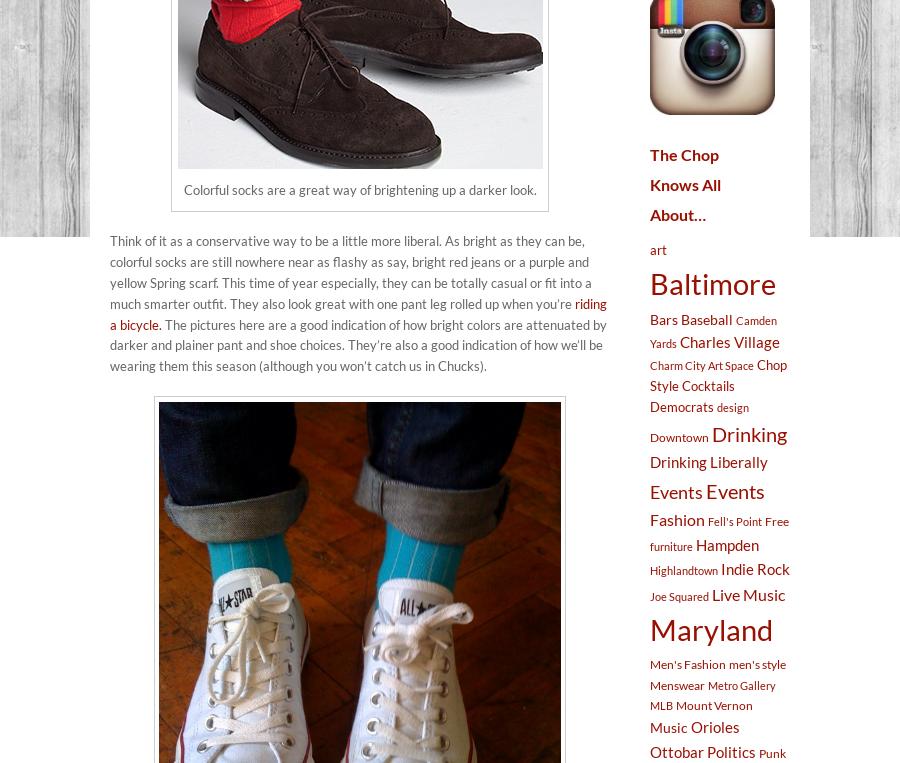 The image size is (900, 763). I want to click on 'Drinking', so click(748, 433).